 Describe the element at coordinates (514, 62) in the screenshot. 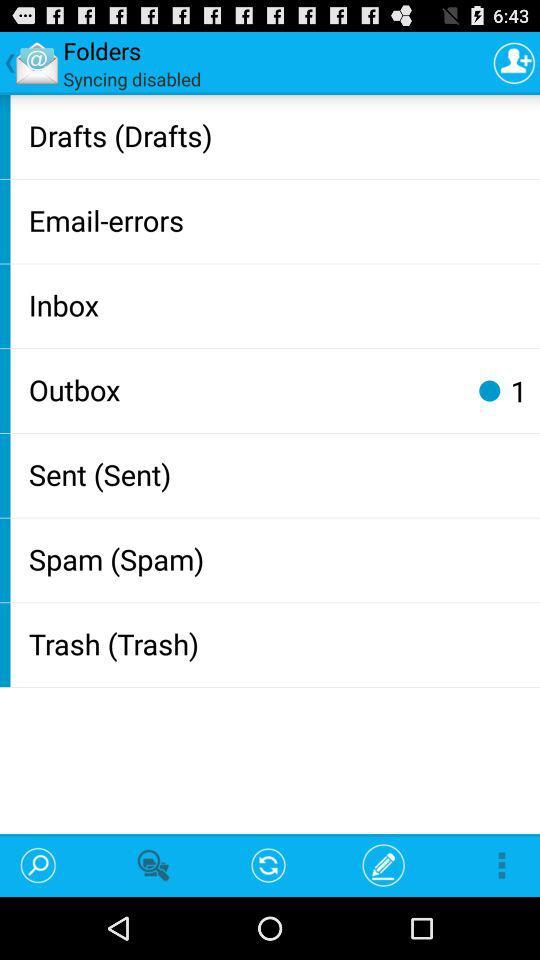

I see `app next to syncing disabled item` at that location.